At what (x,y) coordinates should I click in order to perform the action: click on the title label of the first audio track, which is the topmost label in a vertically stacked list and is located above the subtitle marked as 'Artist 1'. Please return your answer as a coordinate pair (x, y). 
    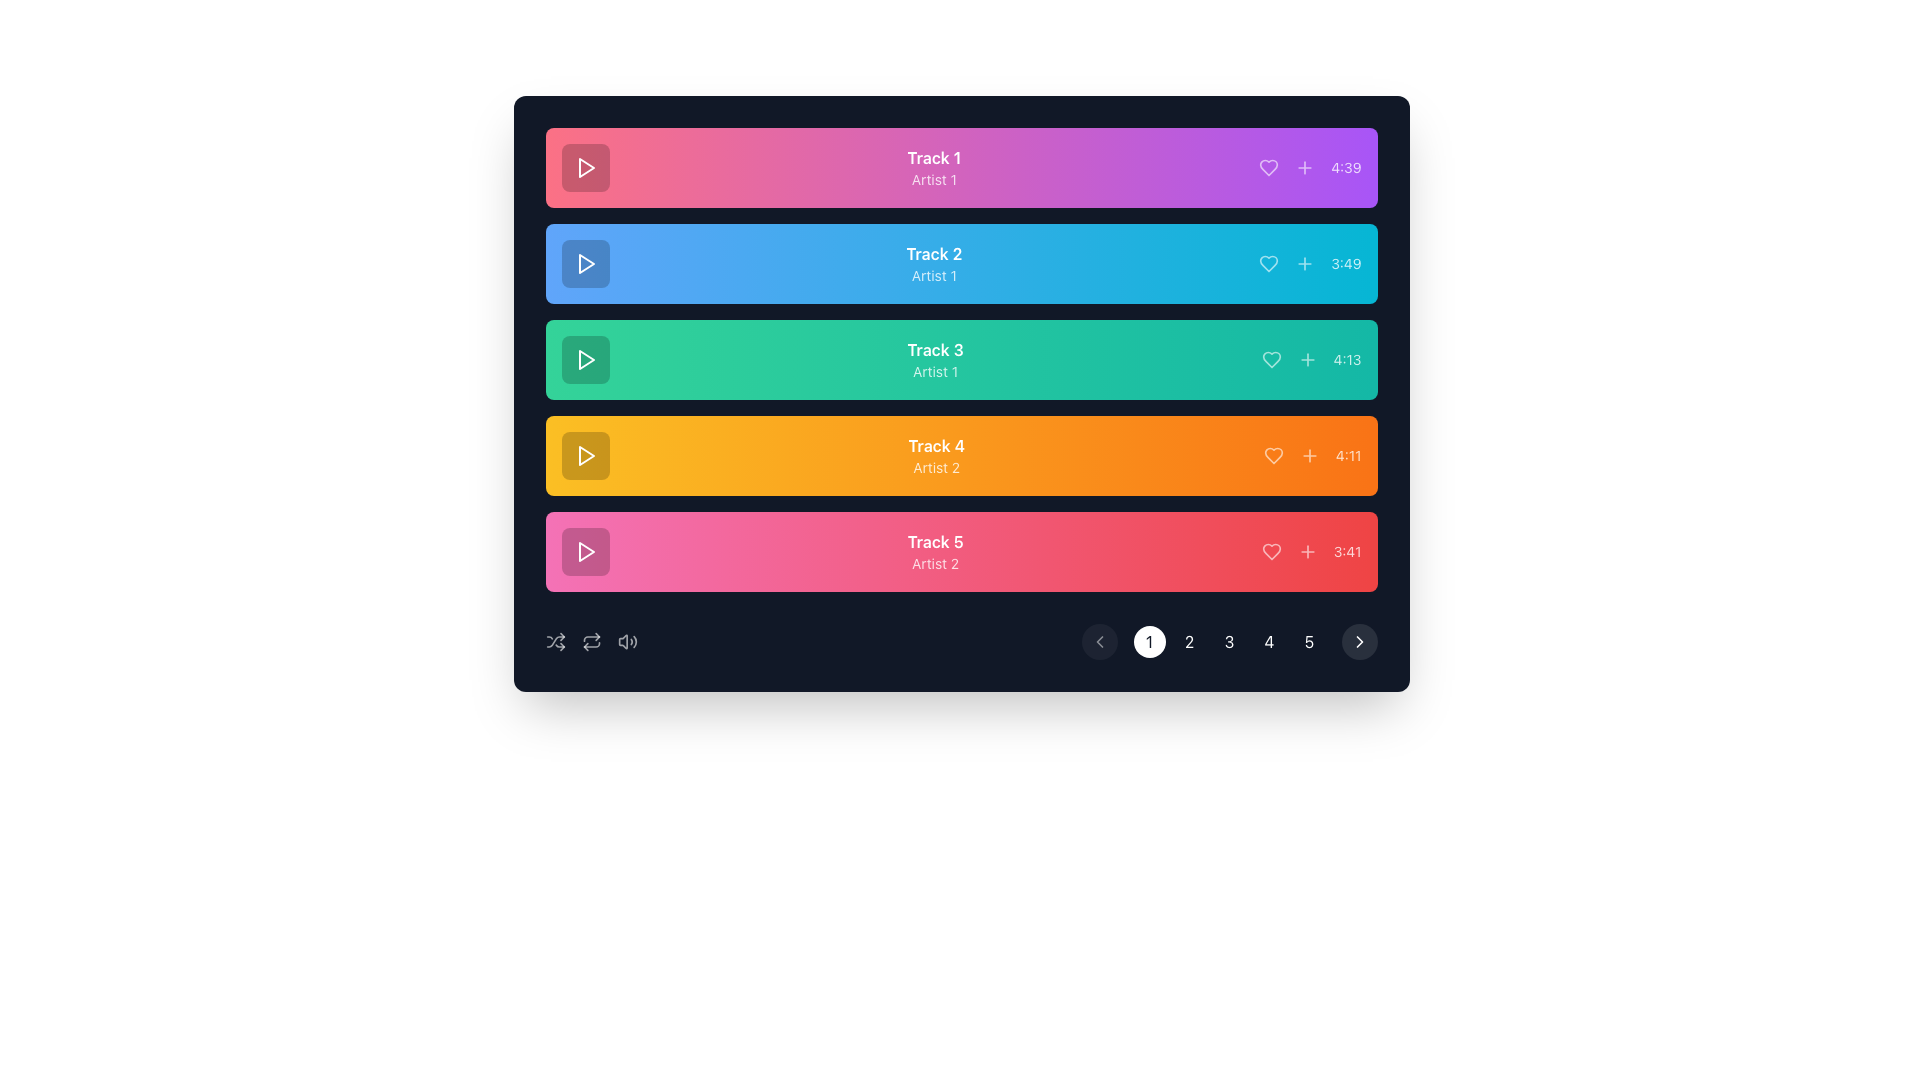
    Looking at the image, I should click on (933, 157).